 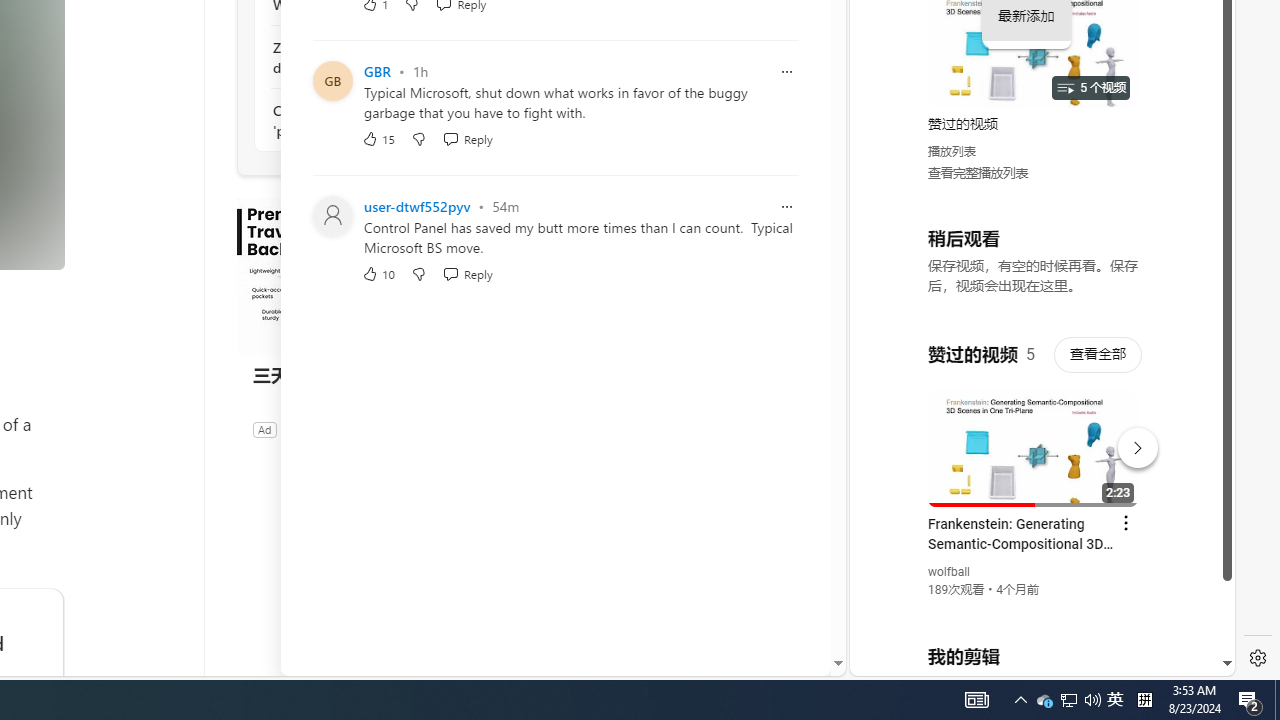 What do you see at coordinates (948, 572) in the screenshot?
I see `'wolfball'` at bounding box center [948, 572].